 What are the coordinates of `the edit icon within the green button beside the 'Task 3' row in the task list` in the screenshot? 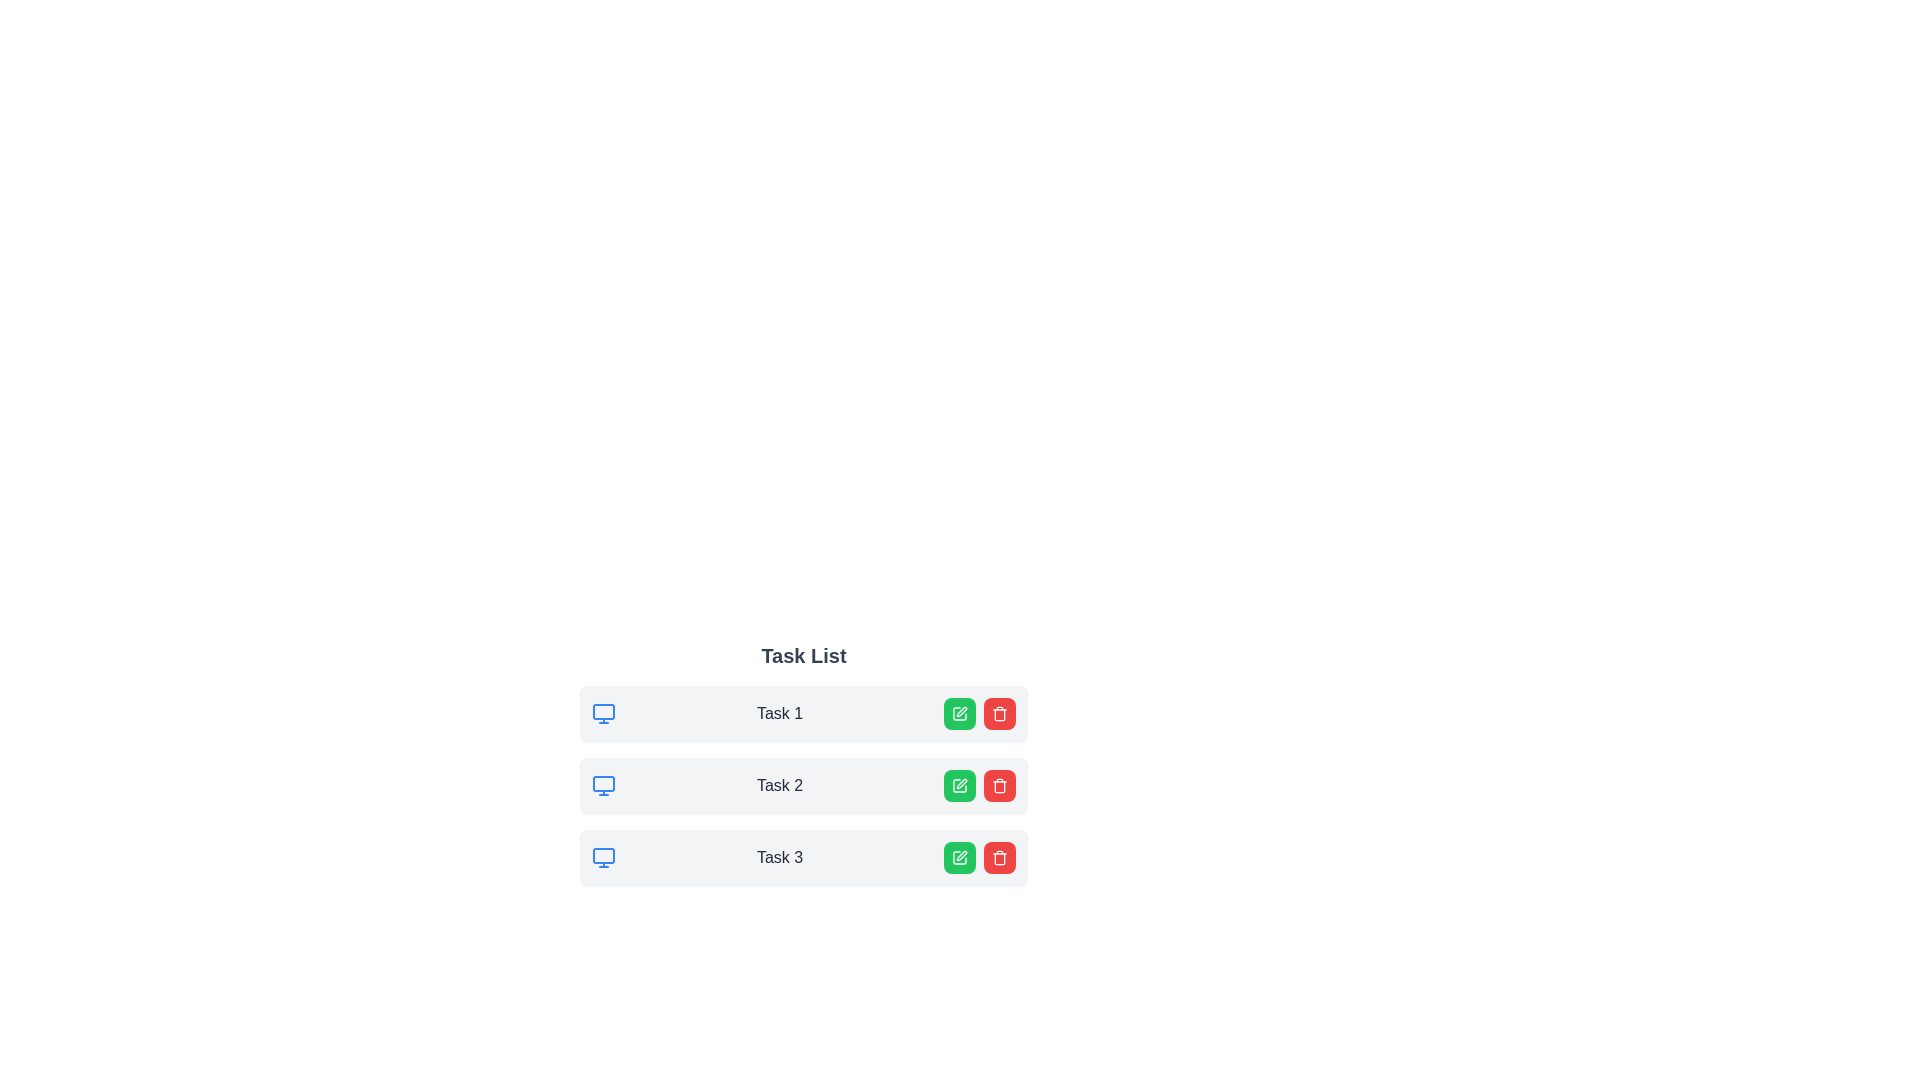 It's located at (960, 856).